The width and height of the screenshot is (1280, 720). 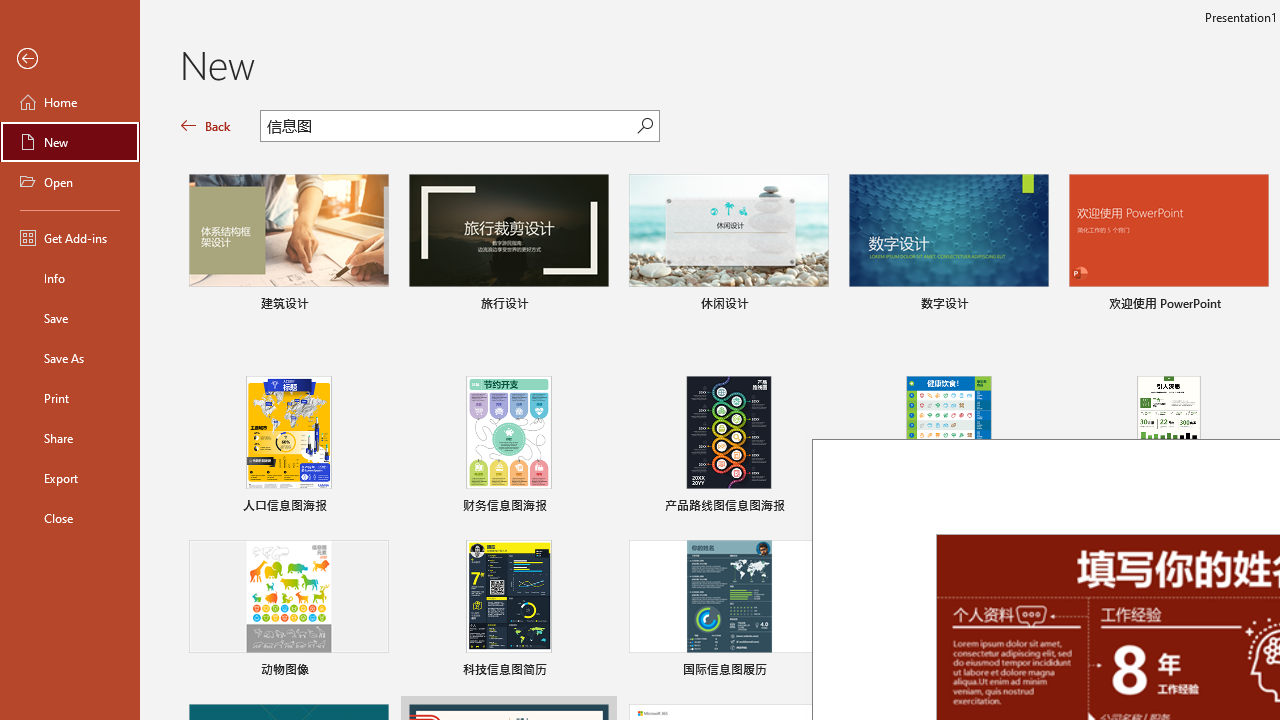 I want to click on 'Get Add-ins', so click(x=69, y=236).